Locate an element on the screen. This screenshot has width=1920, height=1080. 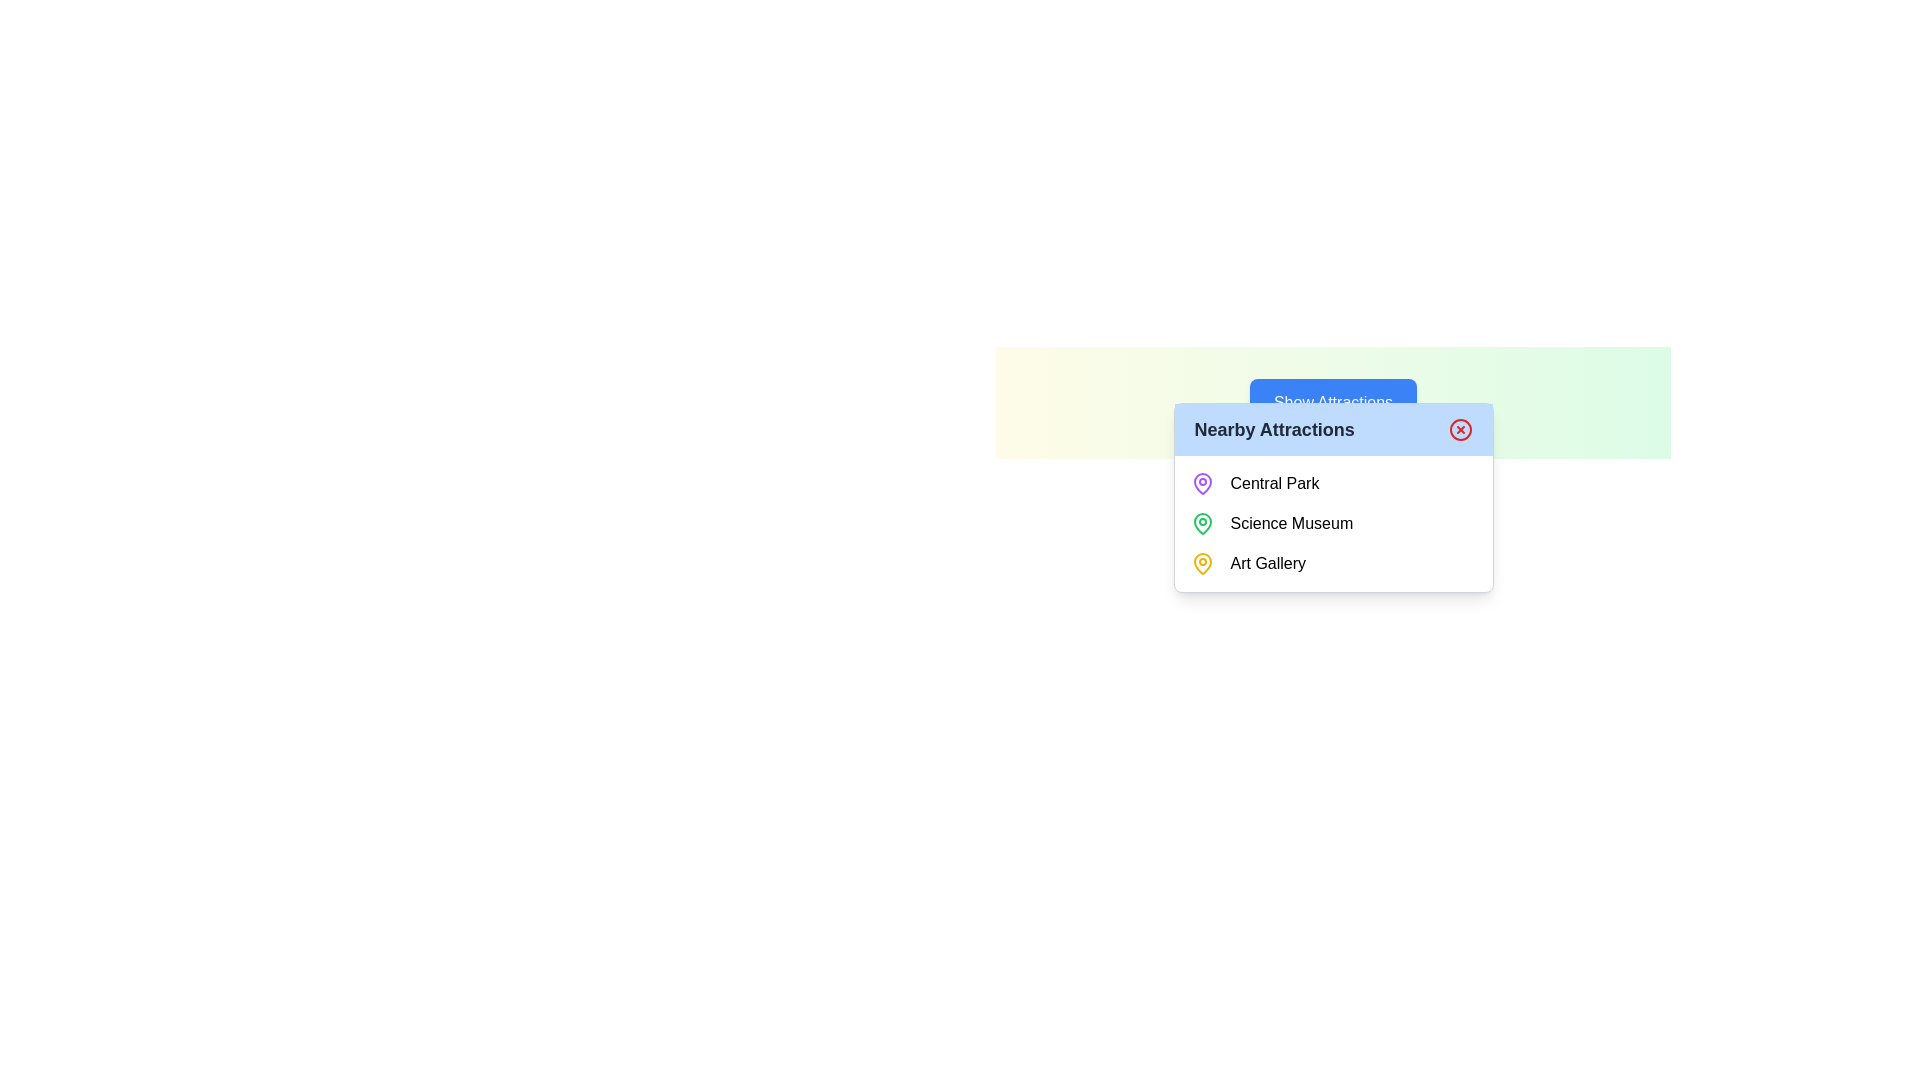
the 'Nearby Attractions' modal is located at coordinates (1333, 496).